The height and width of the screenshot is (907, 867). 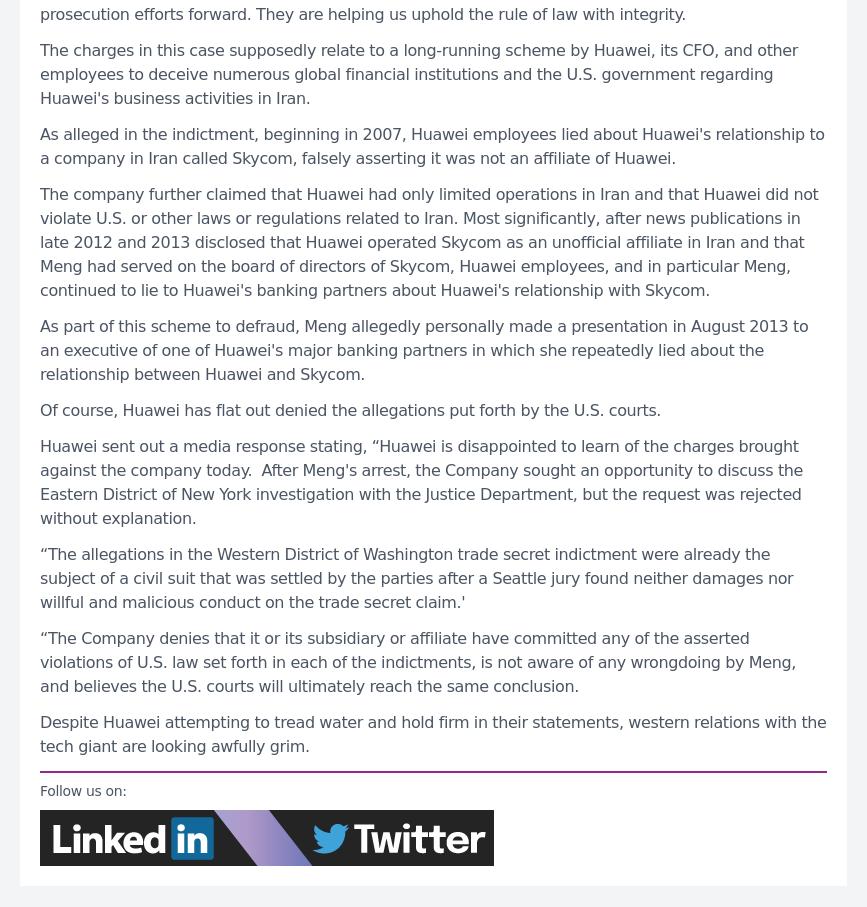 I want to click on 'As part of this scheme to defraud, Meng allegedly personally made a presentation in August 2013 to an executive of one of Huawei's major banking partners in which she repeatedly lied about the relationship between Huawei and Skycom.', so click(x=423, y=348).